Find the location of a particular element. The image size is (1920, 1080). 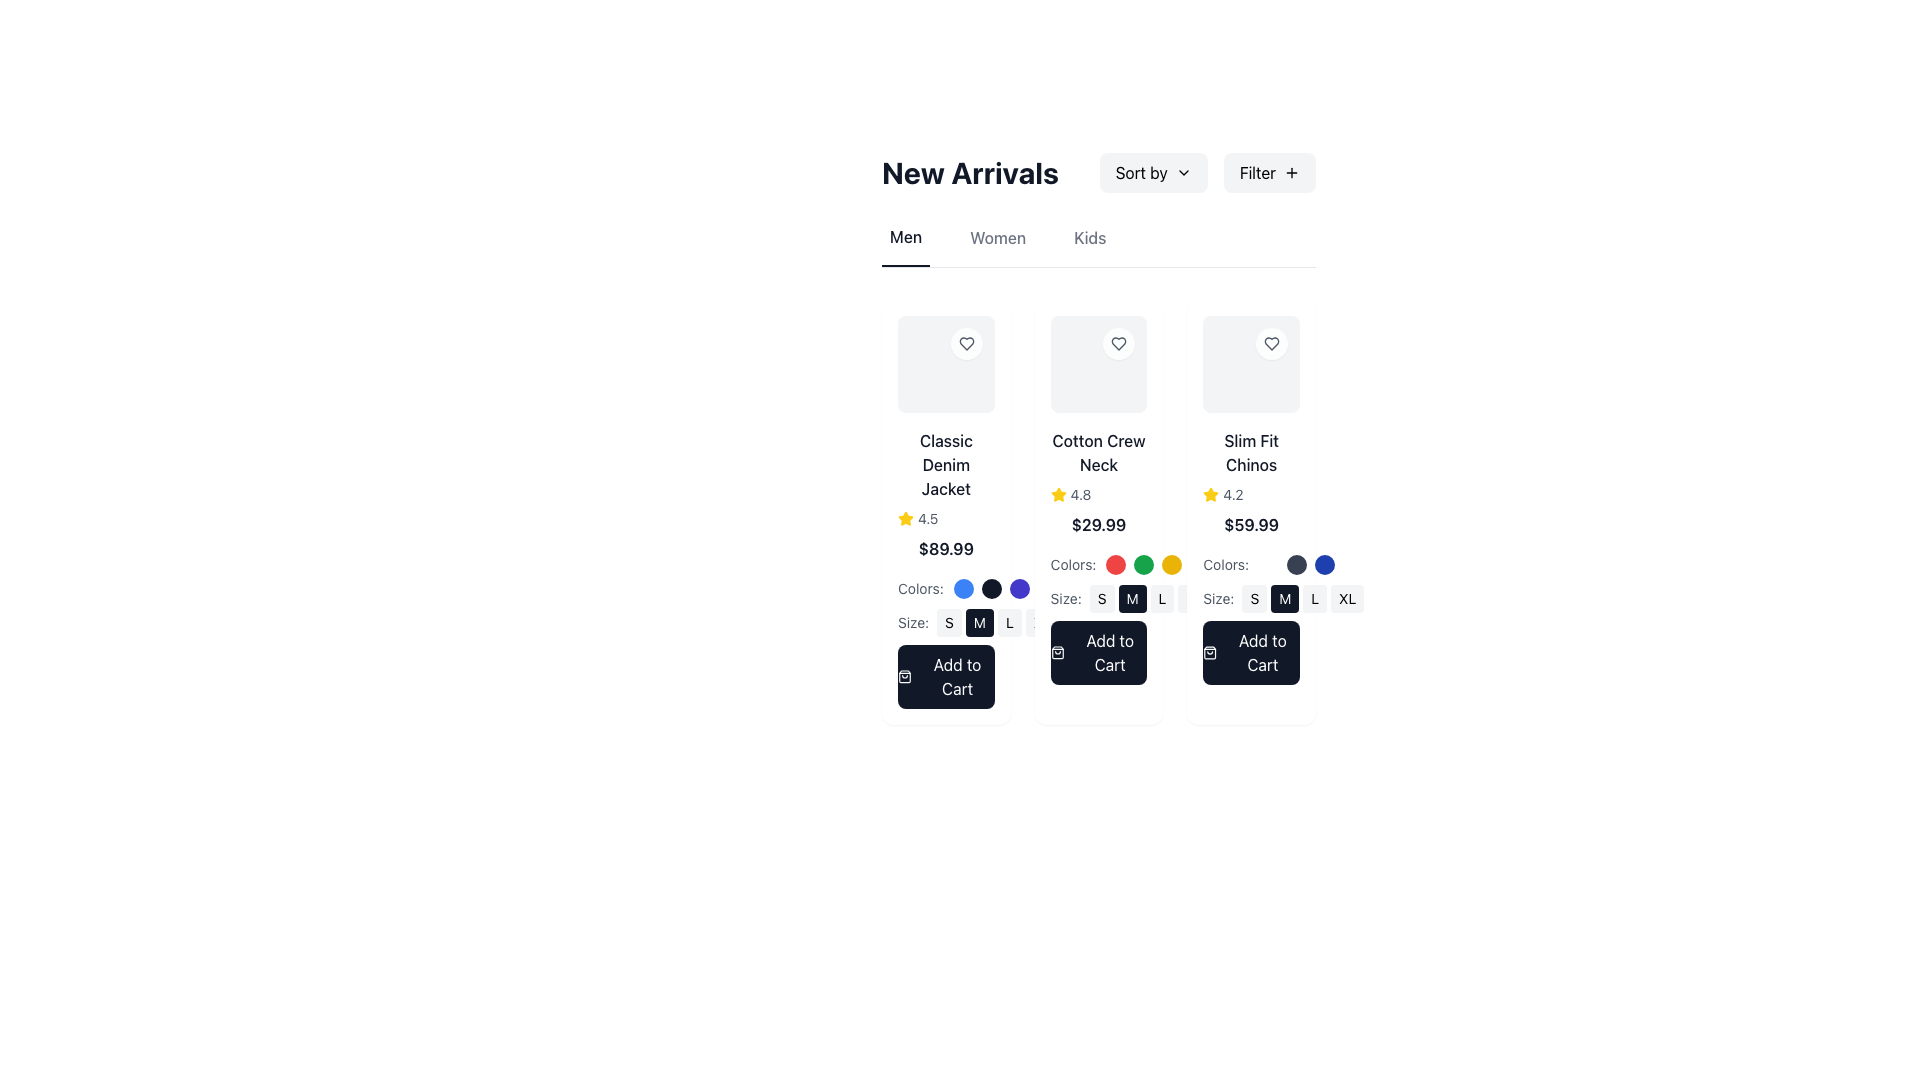

the button labeled 'L' with a light gray background and rounded corners, which is the third button in the size options group below the 'Cotton Crew Neck' product card is located at coordinates (1009, 621).